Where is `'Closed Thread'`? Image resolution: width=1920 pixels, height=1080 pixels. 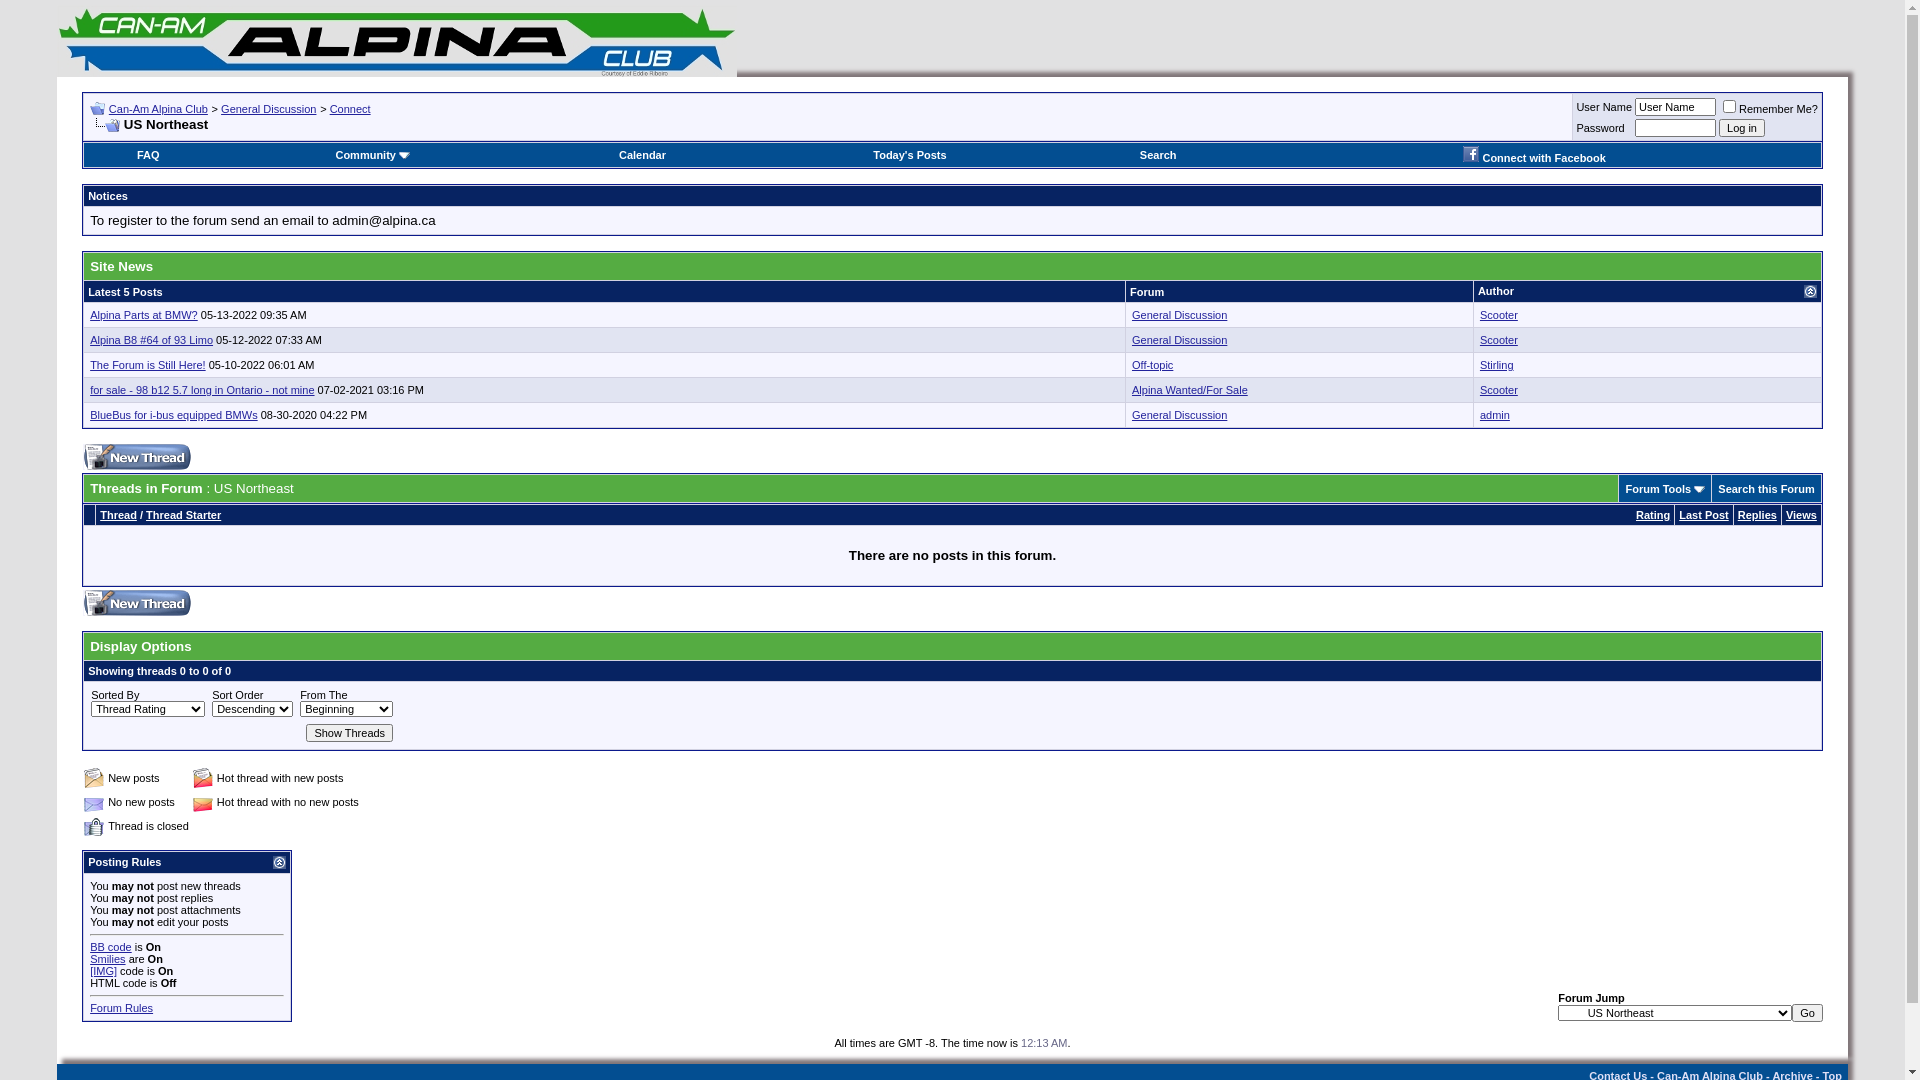
'Closed Thread' is located at coordinates (82, 825).